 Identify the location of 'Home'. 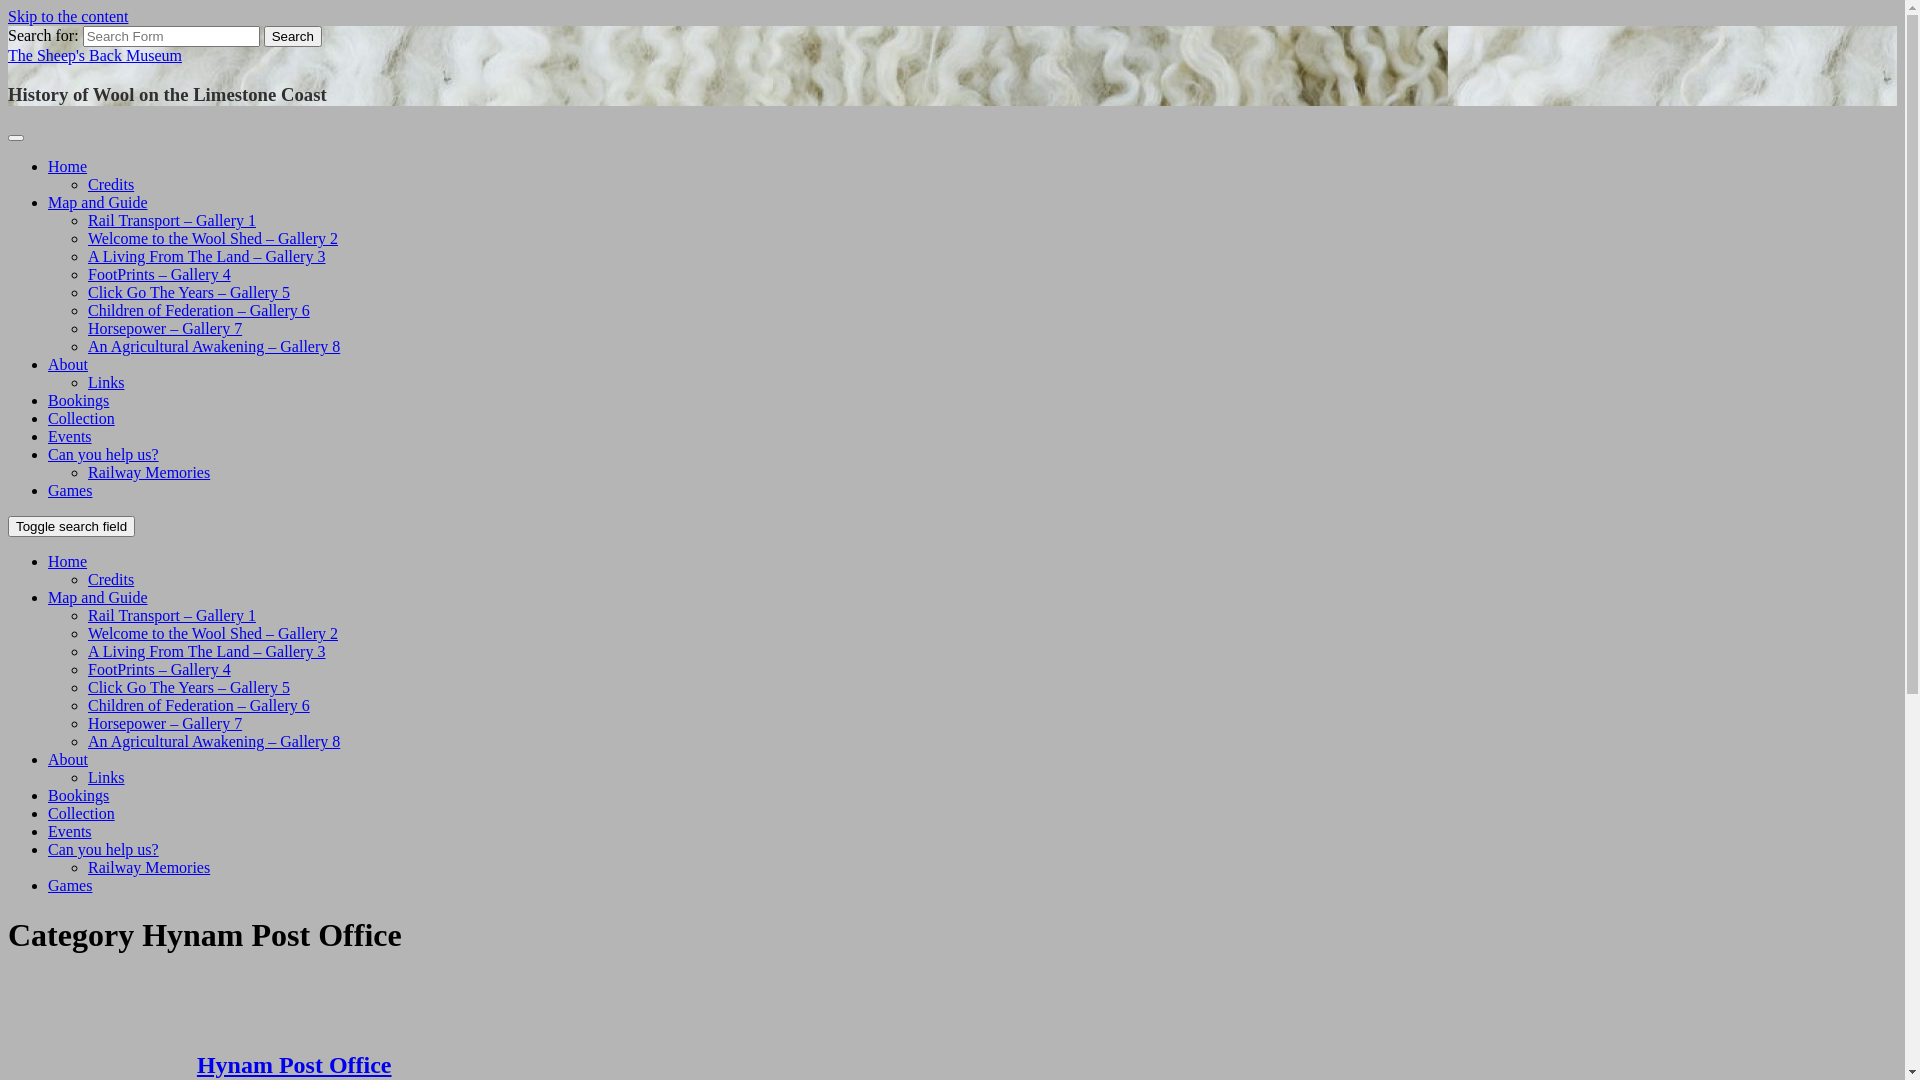
(48, 561).